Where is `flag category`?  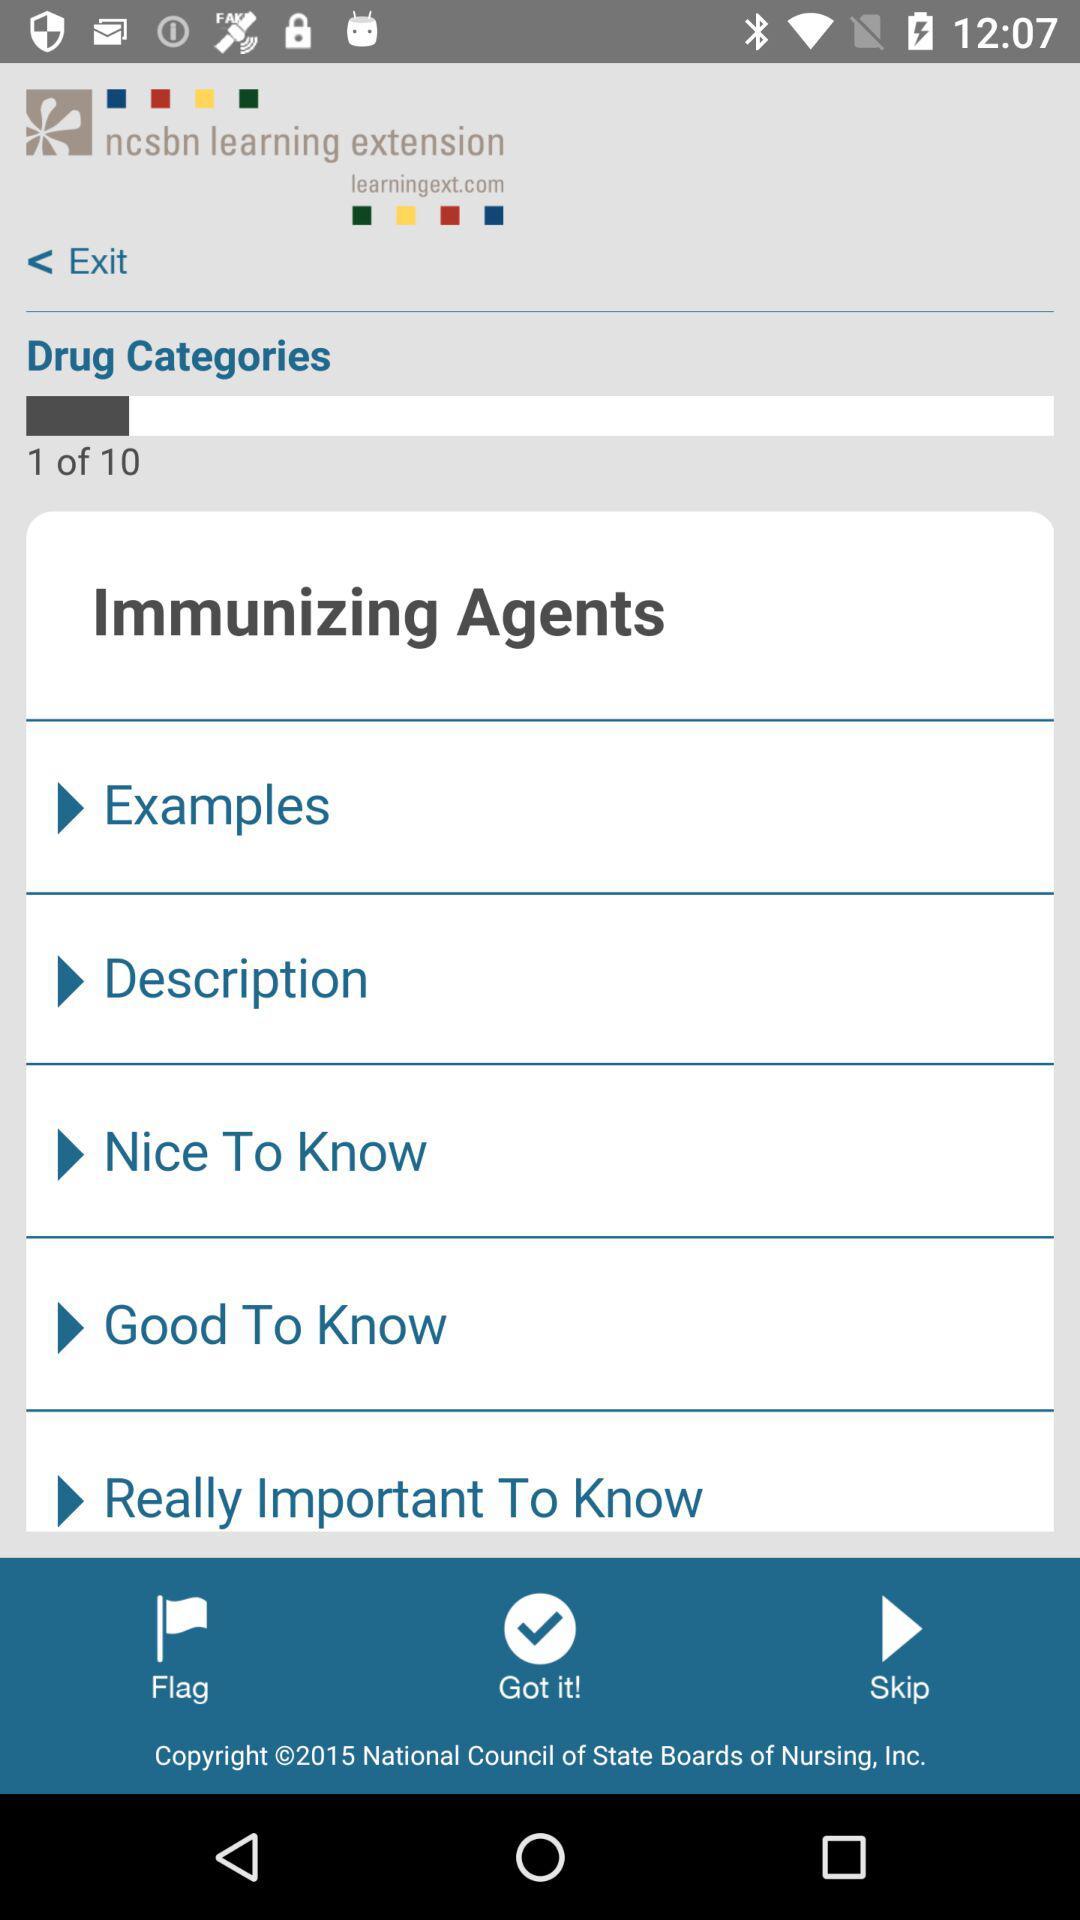 flag category is located at coordinates (180, 1646).